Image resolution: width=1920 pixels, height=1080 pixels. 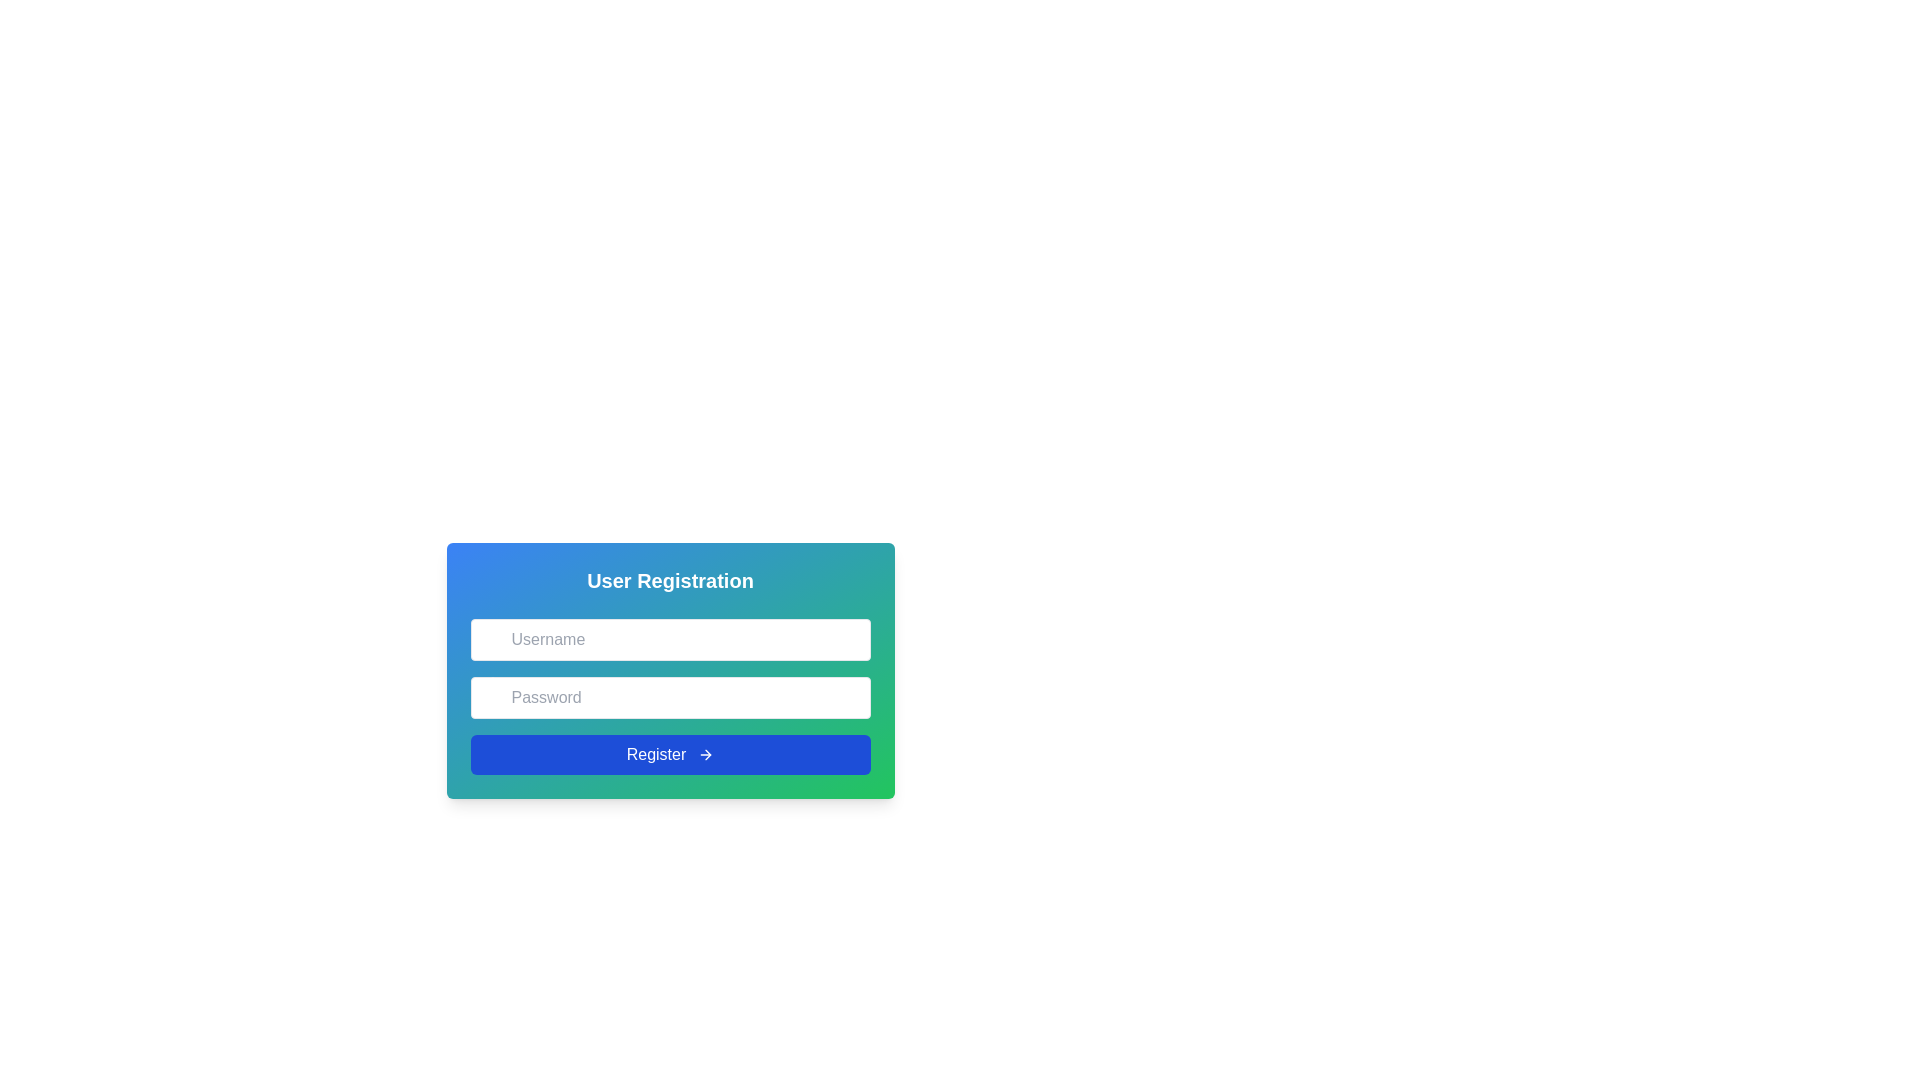 What do you see at coordinates (670, 697) in the screenshot?
I see `inside the password input field, which is styled with a placeholder 'Password' and is the second input field under 'User Registration', to focus on it` at bounding box center [670, 697].